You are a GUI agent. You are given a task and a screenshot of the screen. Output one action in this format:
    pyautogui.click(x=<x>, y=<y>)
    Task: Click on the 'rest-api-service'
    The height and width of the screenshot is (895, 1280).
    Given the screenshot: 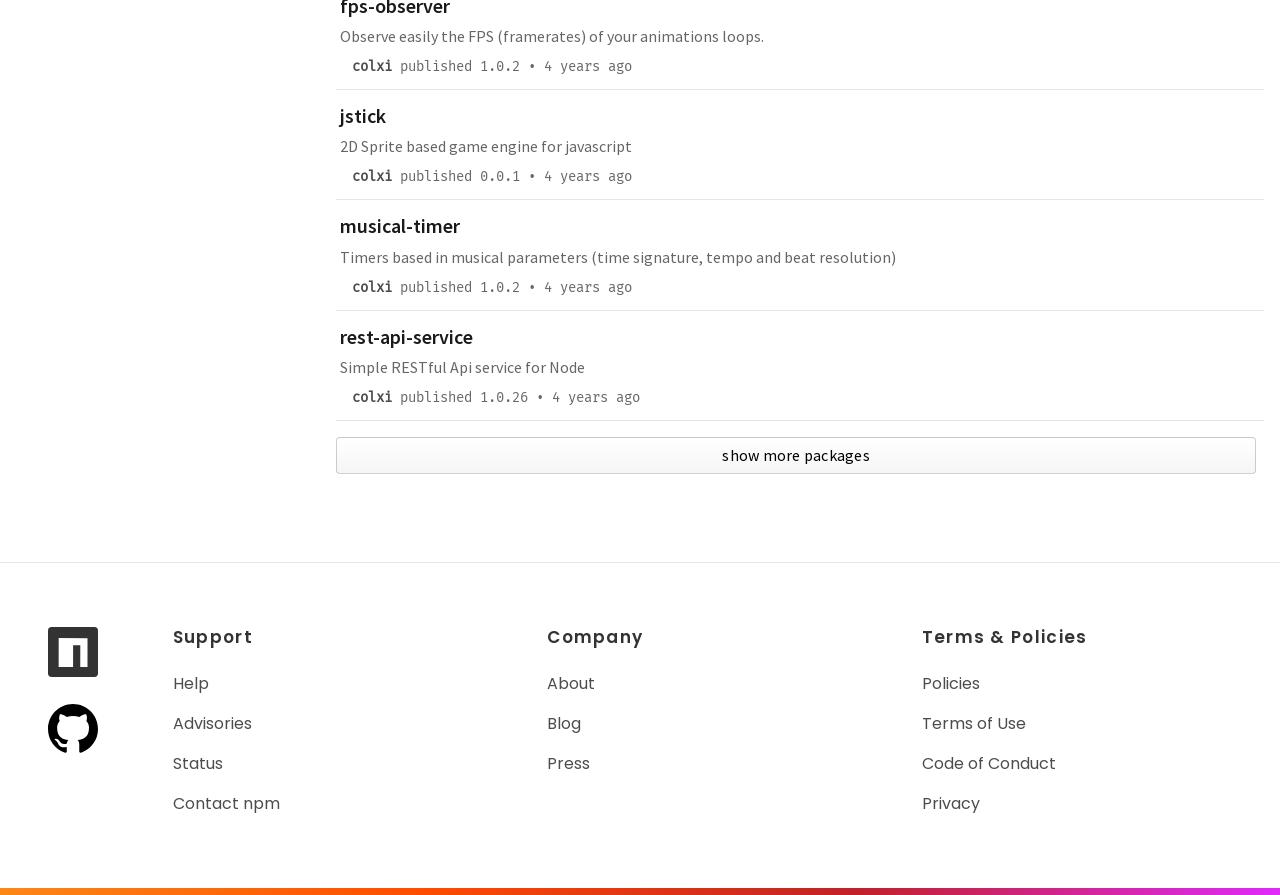 What is the action you would take?
    pyautogui.click(x=405, y=335)
    